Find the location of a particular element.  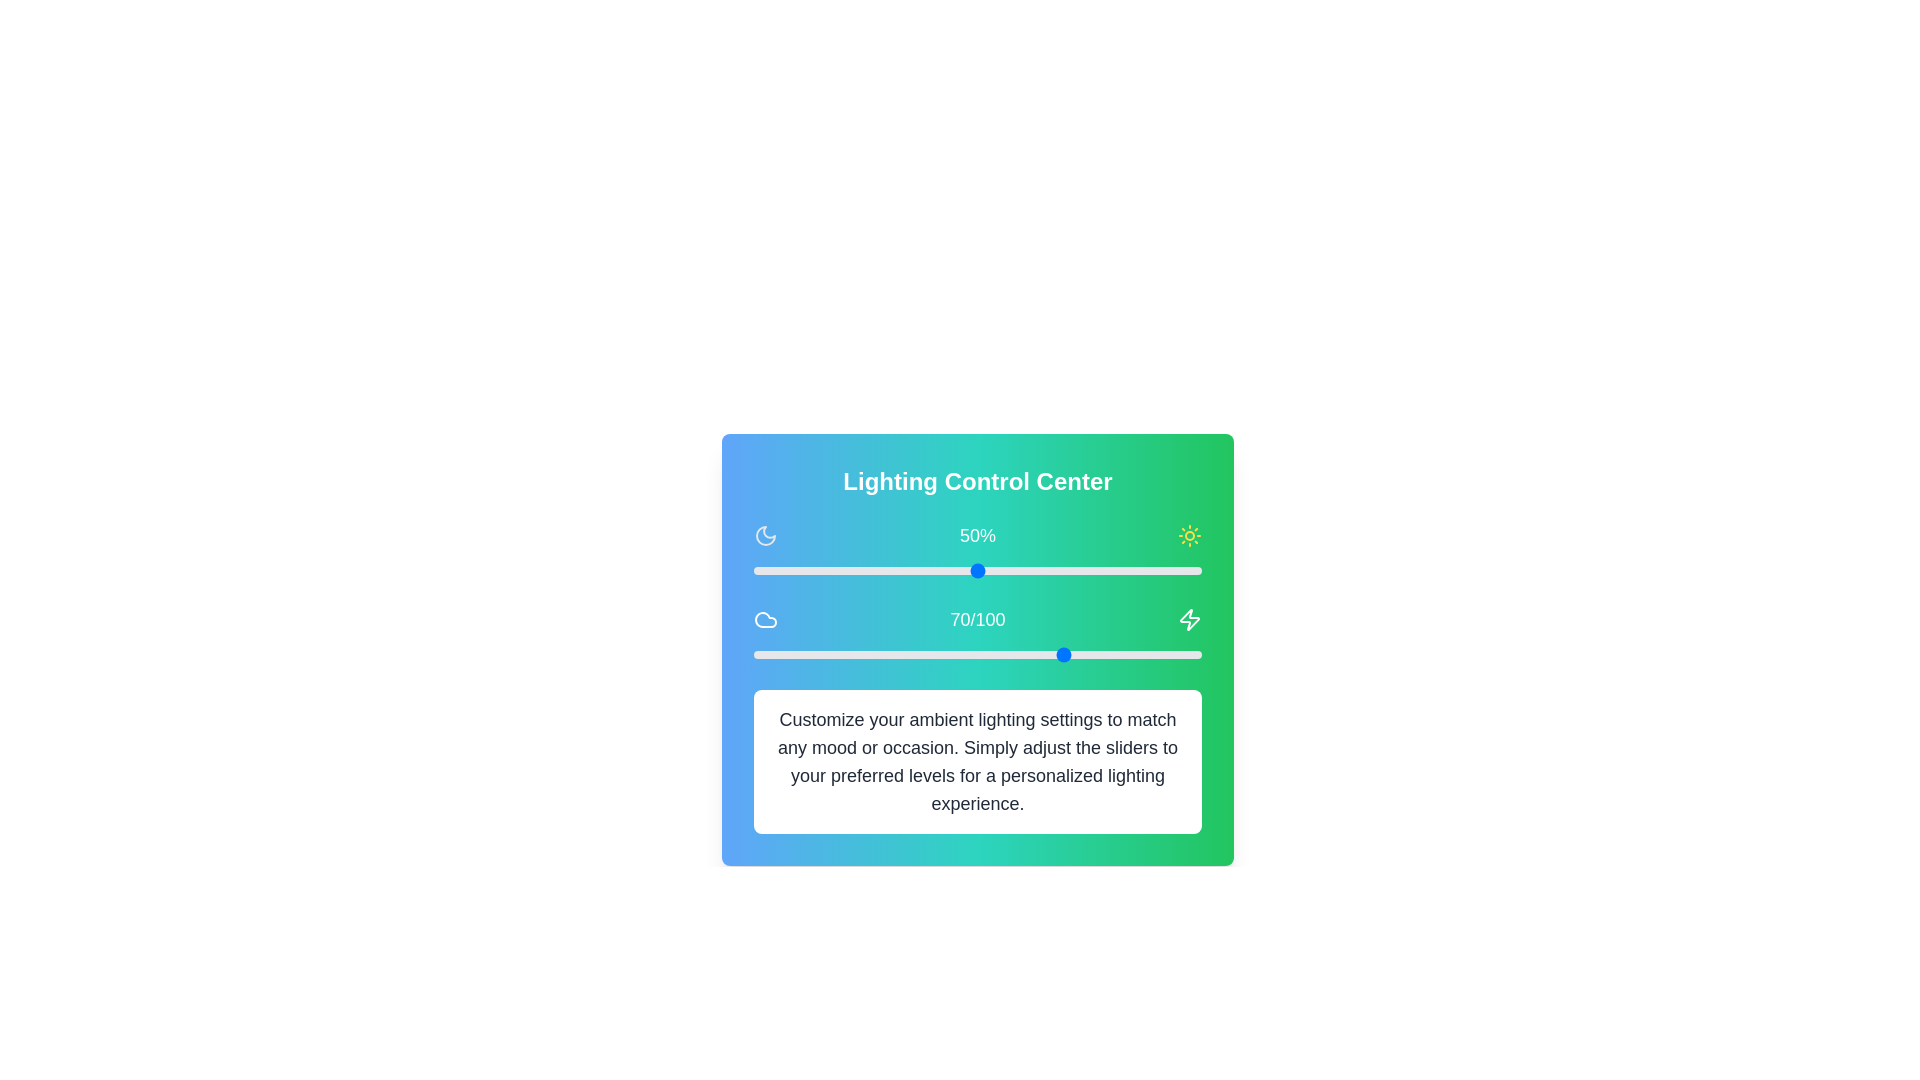

the slider to set the value to 87 is located at coordinates (1143, 570).